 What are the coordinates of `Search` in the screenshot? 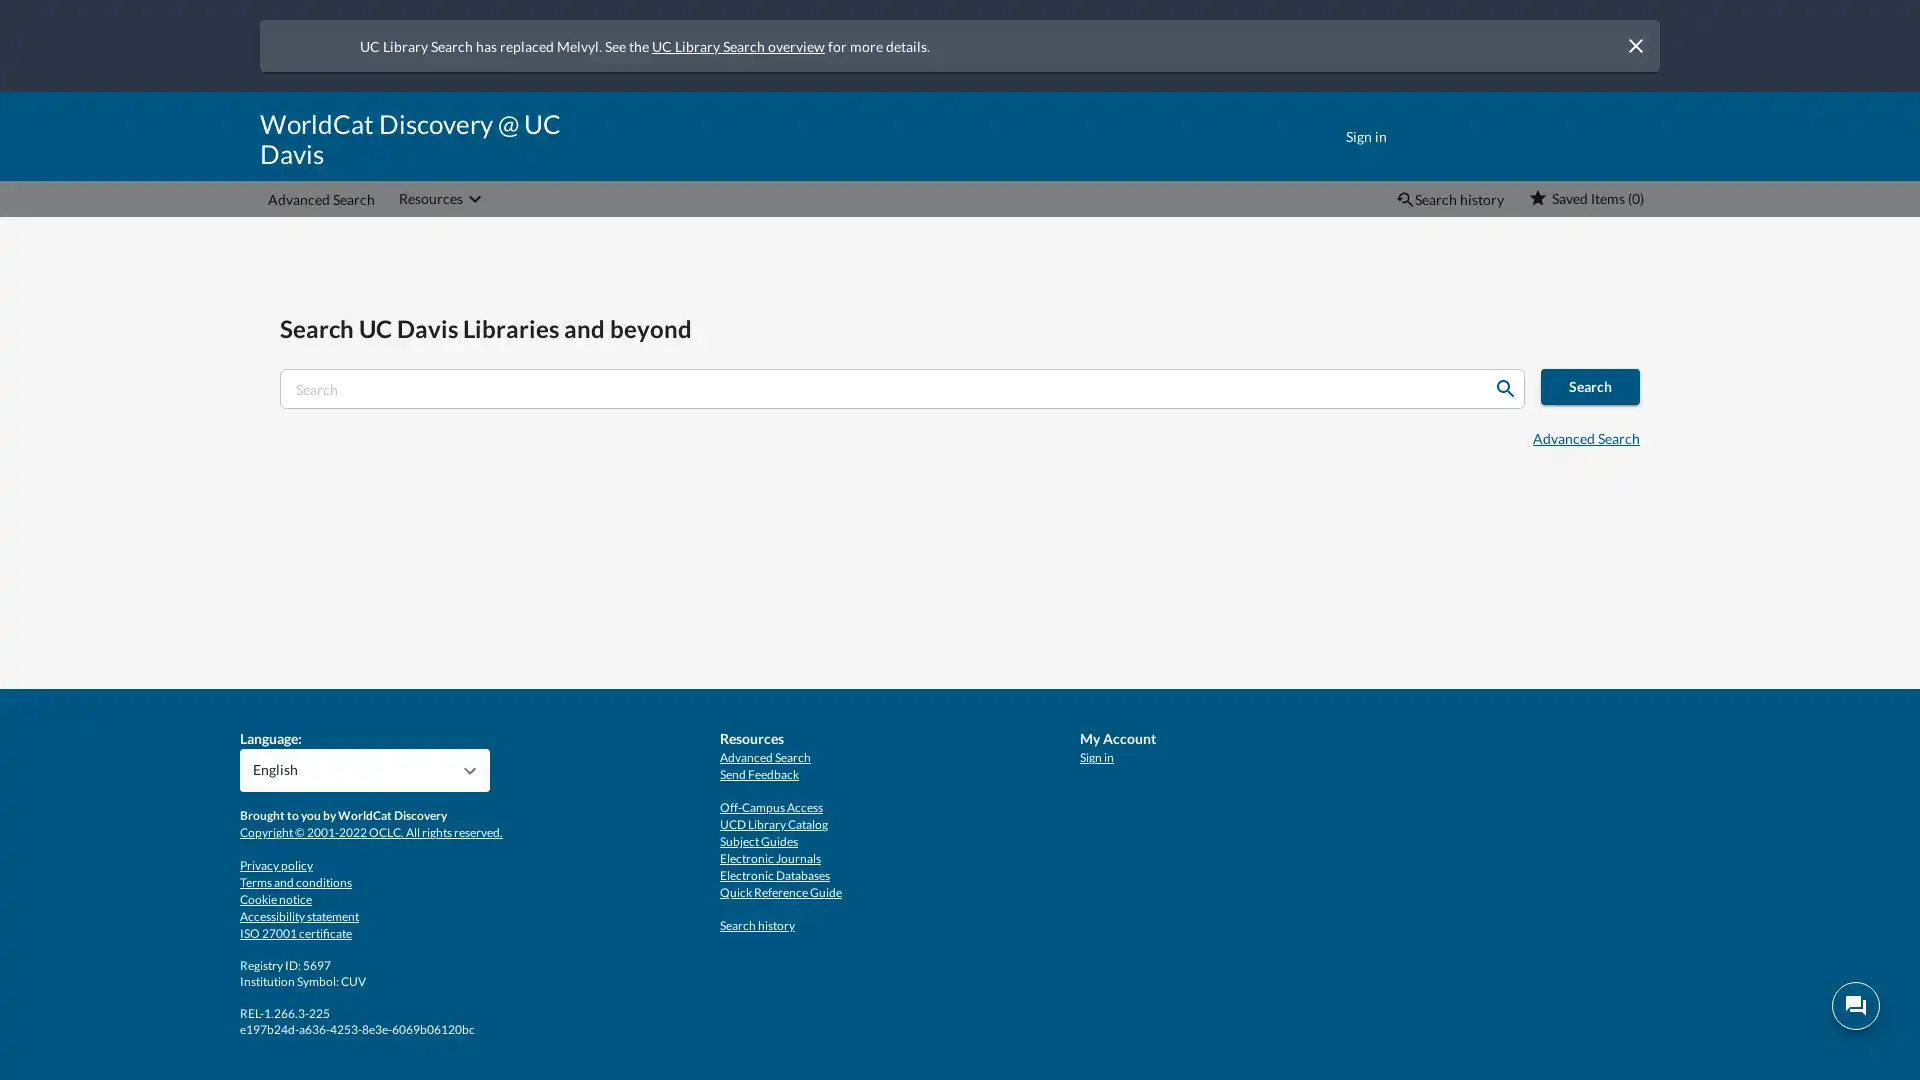 It's located at (1589, 386).